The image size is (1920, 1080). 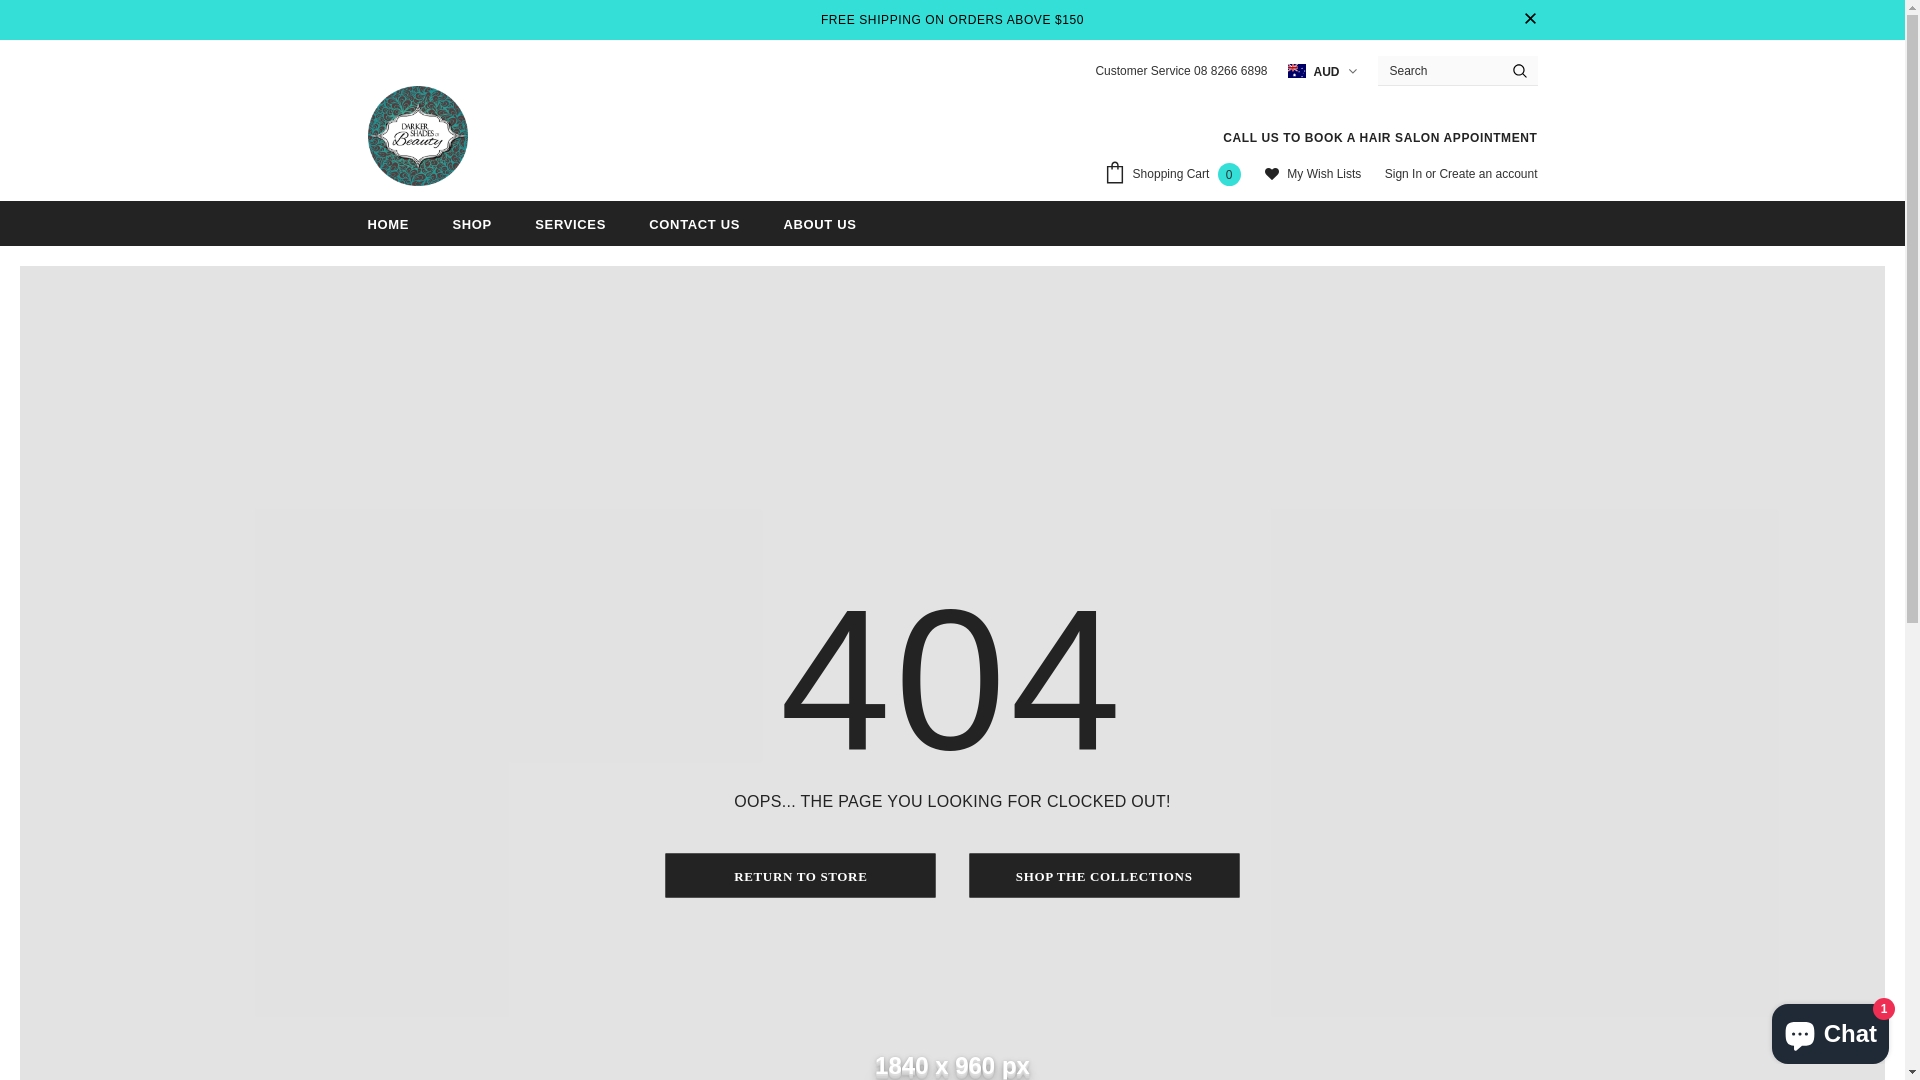 I want to click on 'SHOP', so click(x=470, y=223).